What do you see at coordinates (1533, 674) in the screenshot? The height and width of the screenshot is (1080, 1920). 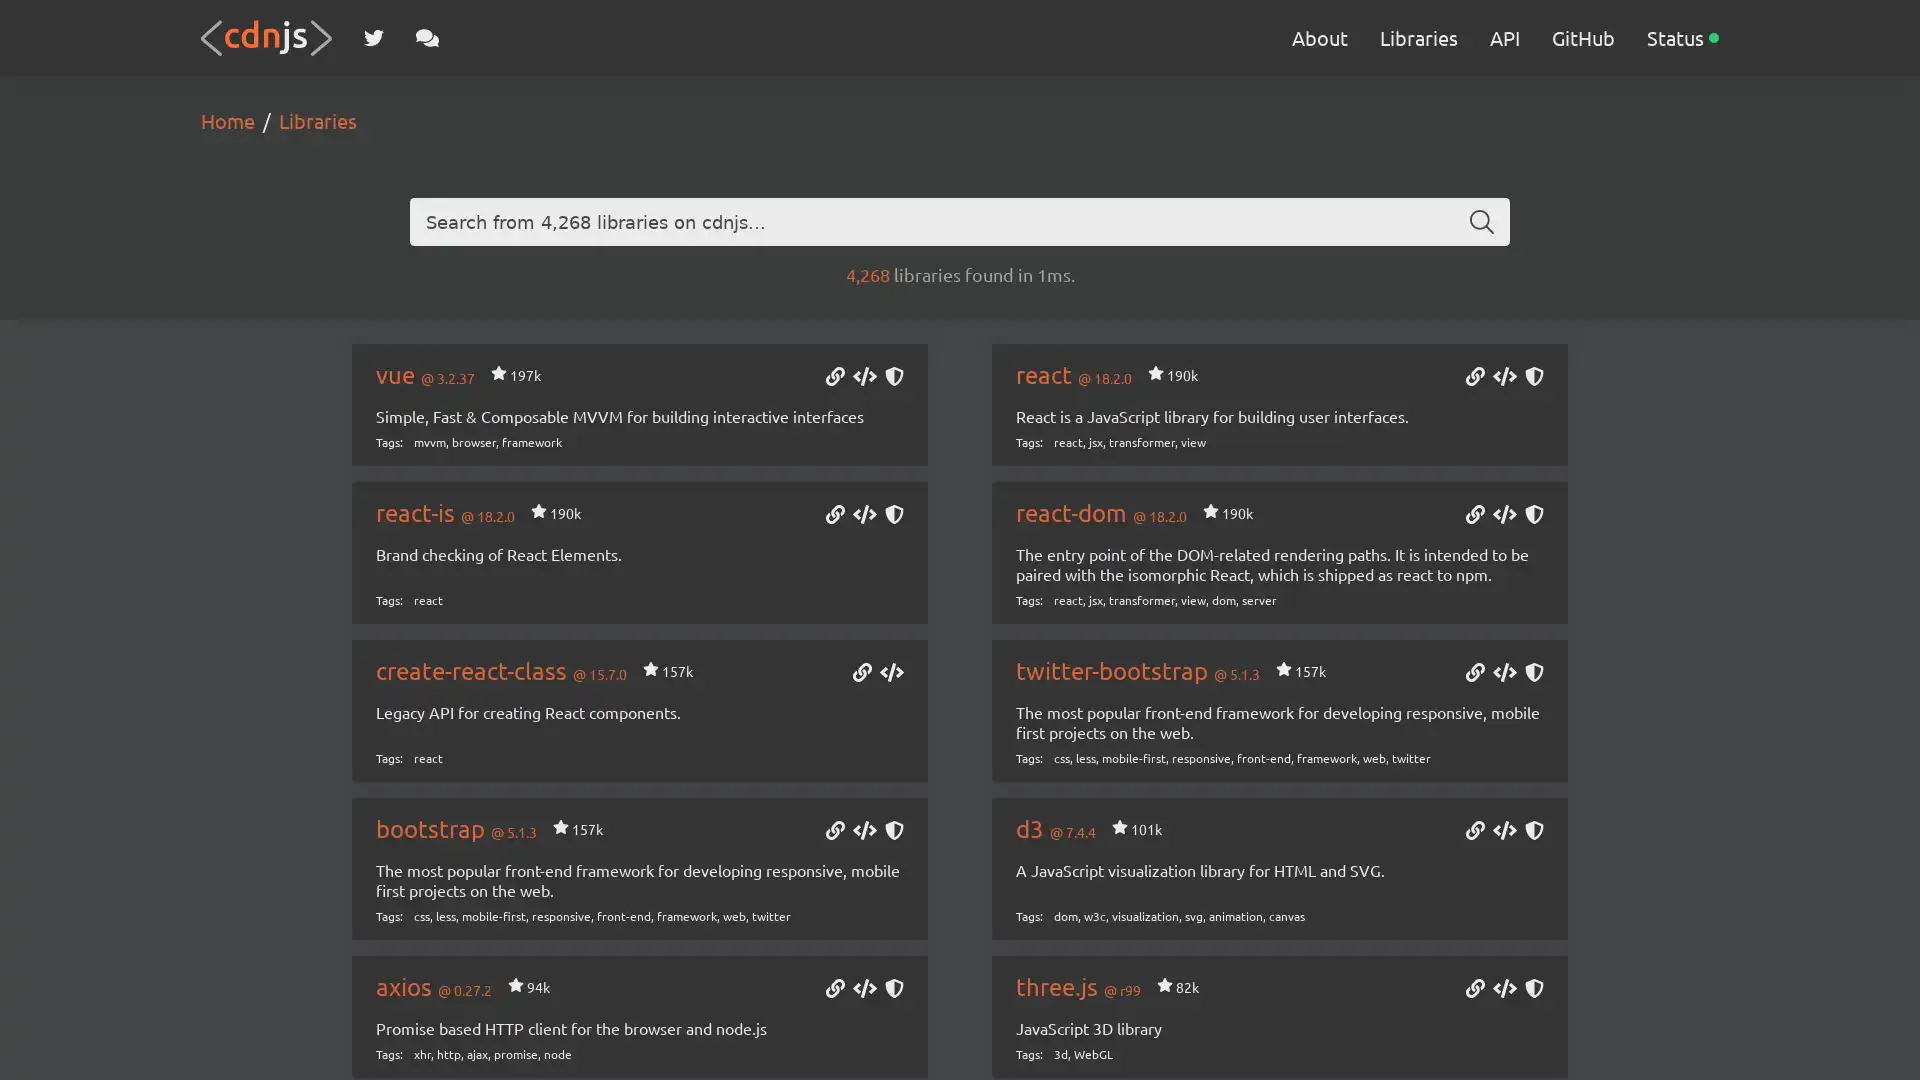 I see `Copy SRI Hash` at bounding box center [1533, 674].